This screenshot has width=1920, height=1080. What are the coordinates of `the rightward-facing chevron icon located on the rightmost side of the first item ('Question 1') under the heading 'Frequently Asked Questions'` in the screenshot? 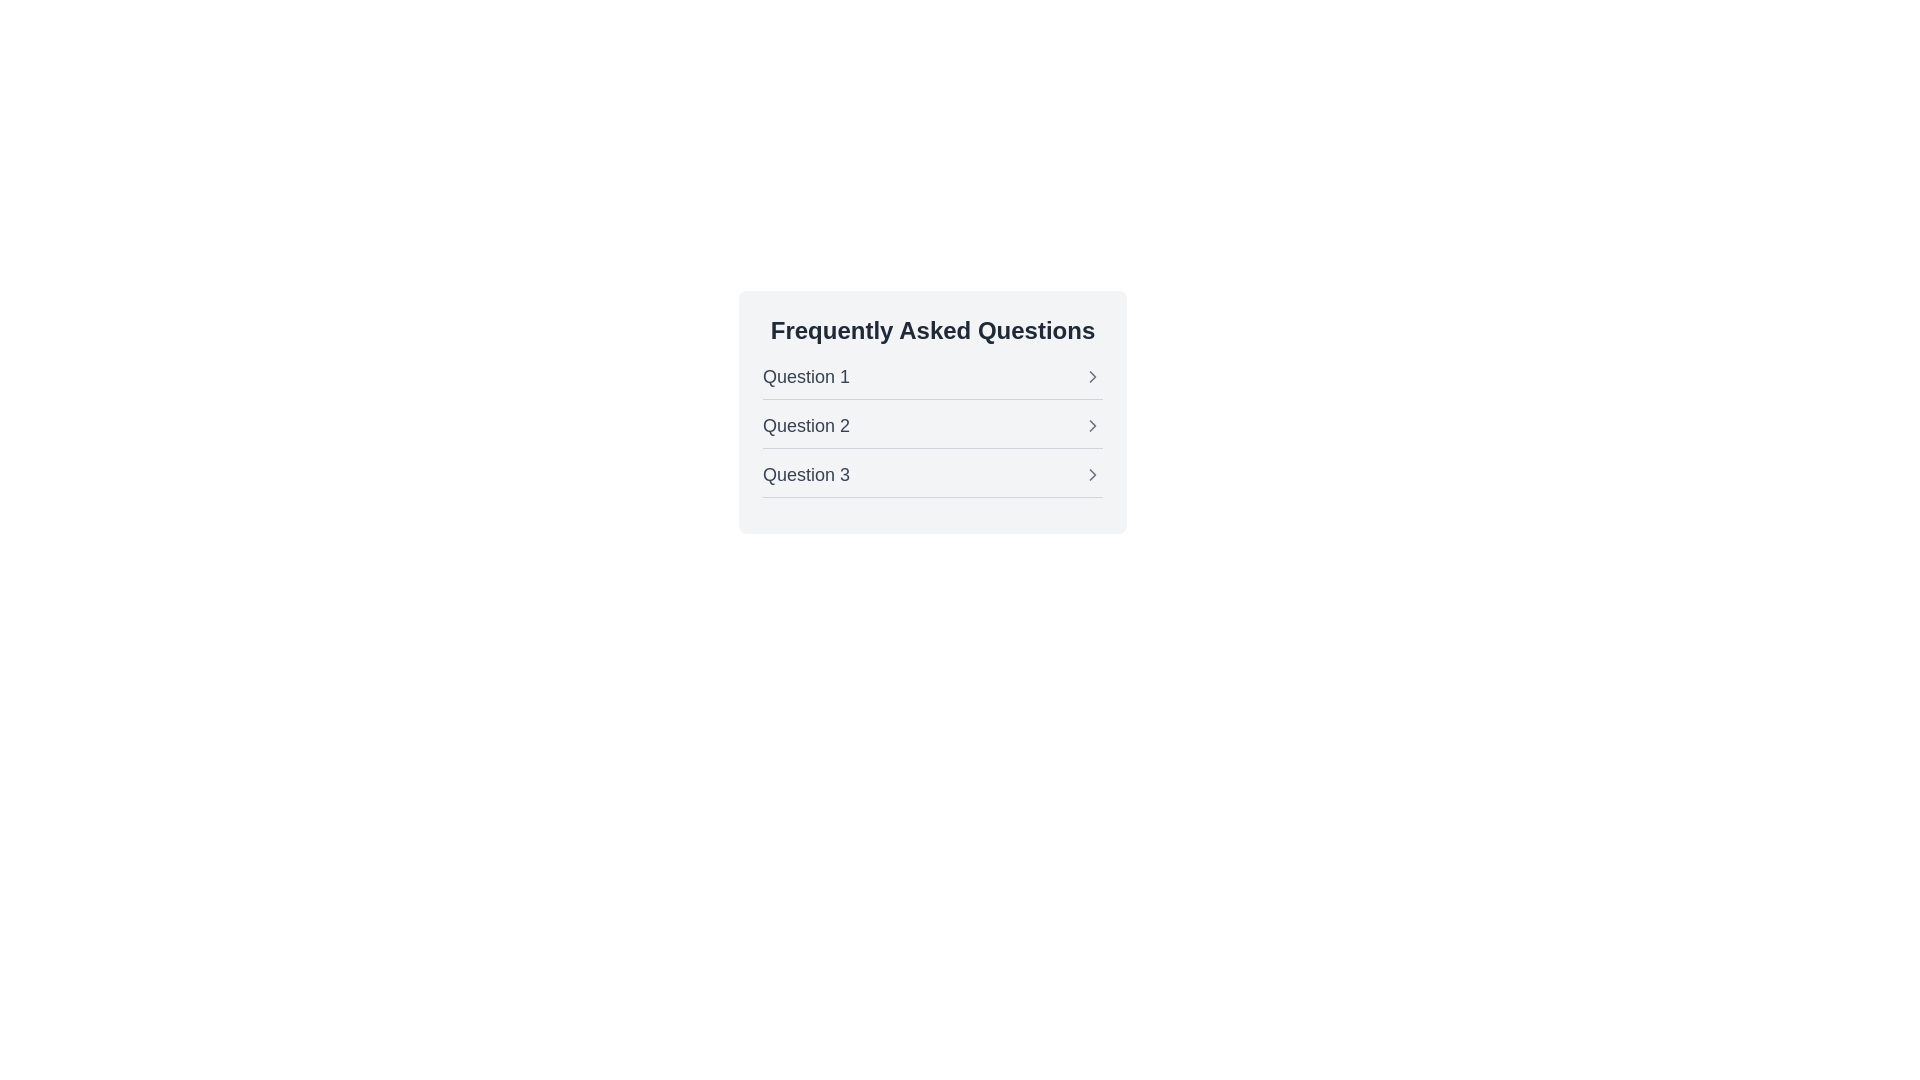 It's located at (1092, 377).